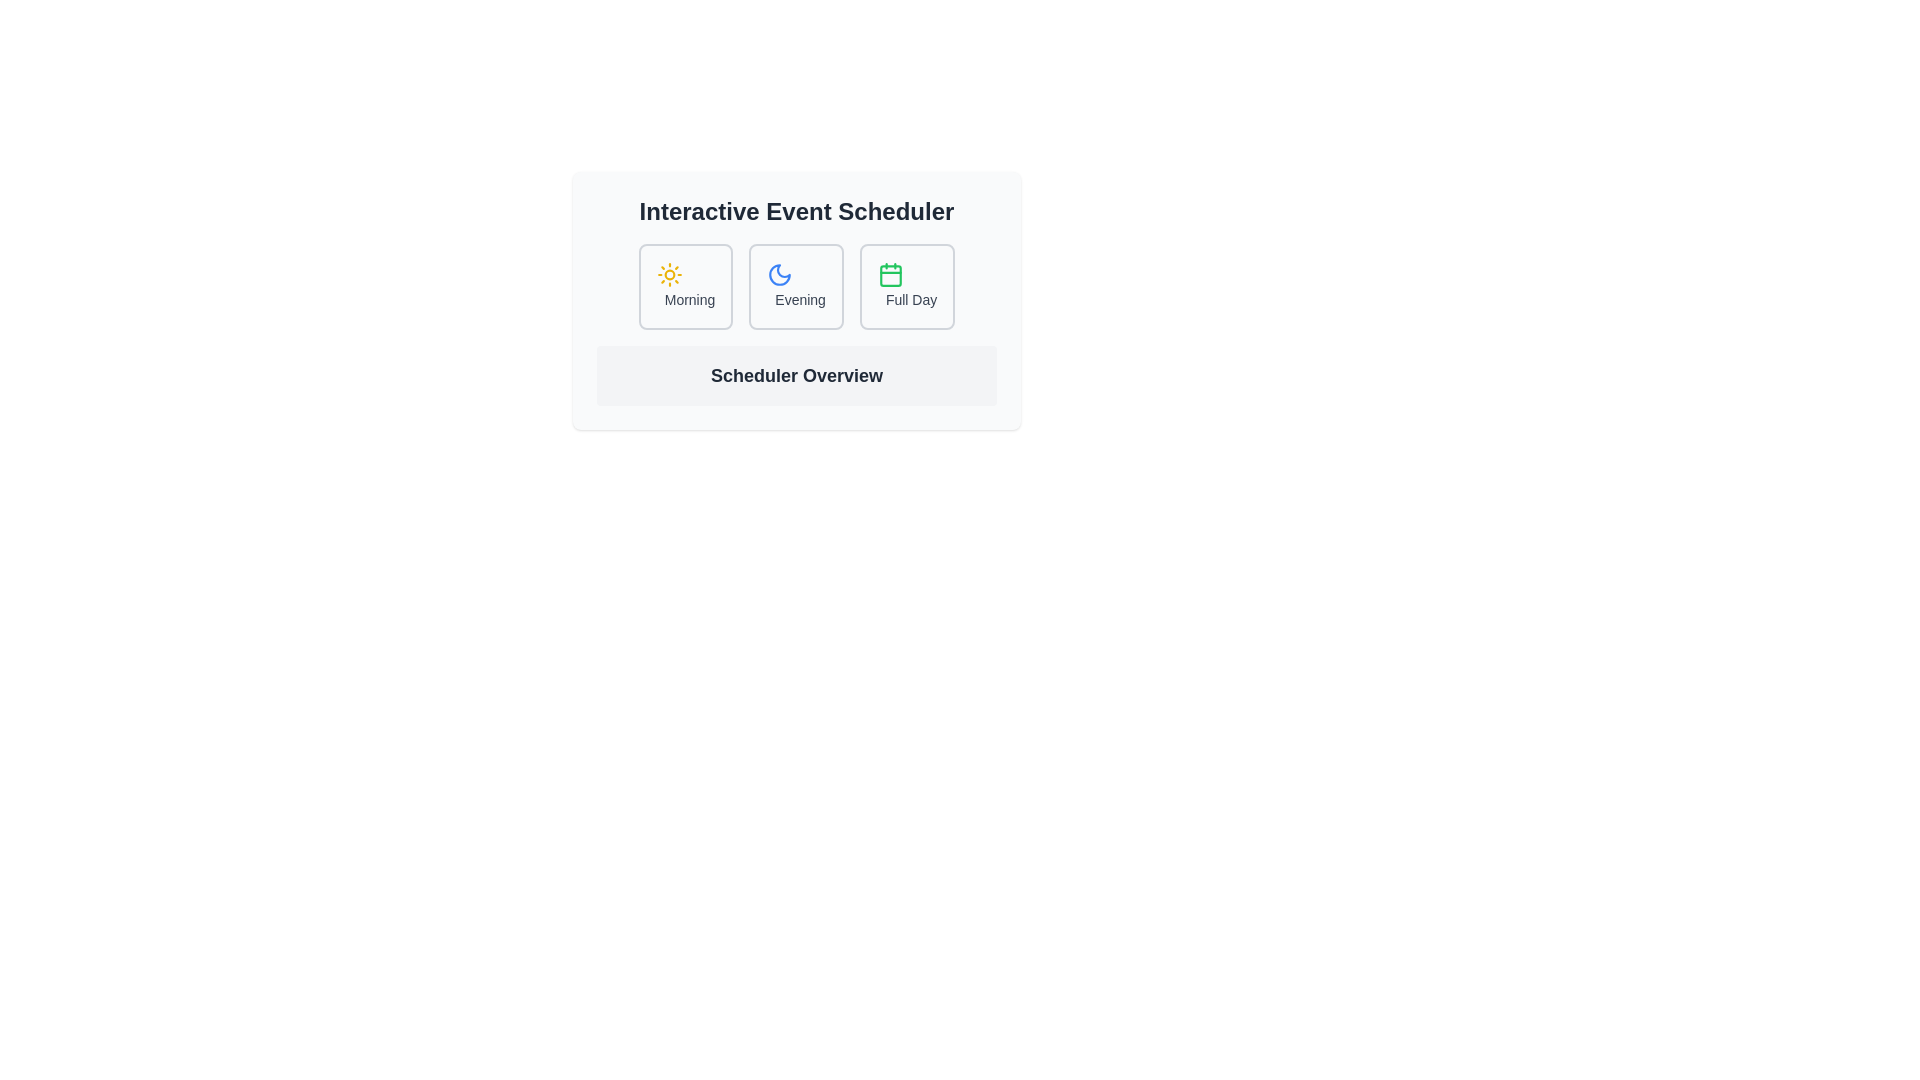 The image size is (1920, 1080). Describe the element at coordinates (669, 274) in the screenshot. I see `the 'Morning' icon, which is the leftmost element in a horizontal arrangement of three boxes labeled 'Morning', 'Evening', and 'Full Day'` at that location.